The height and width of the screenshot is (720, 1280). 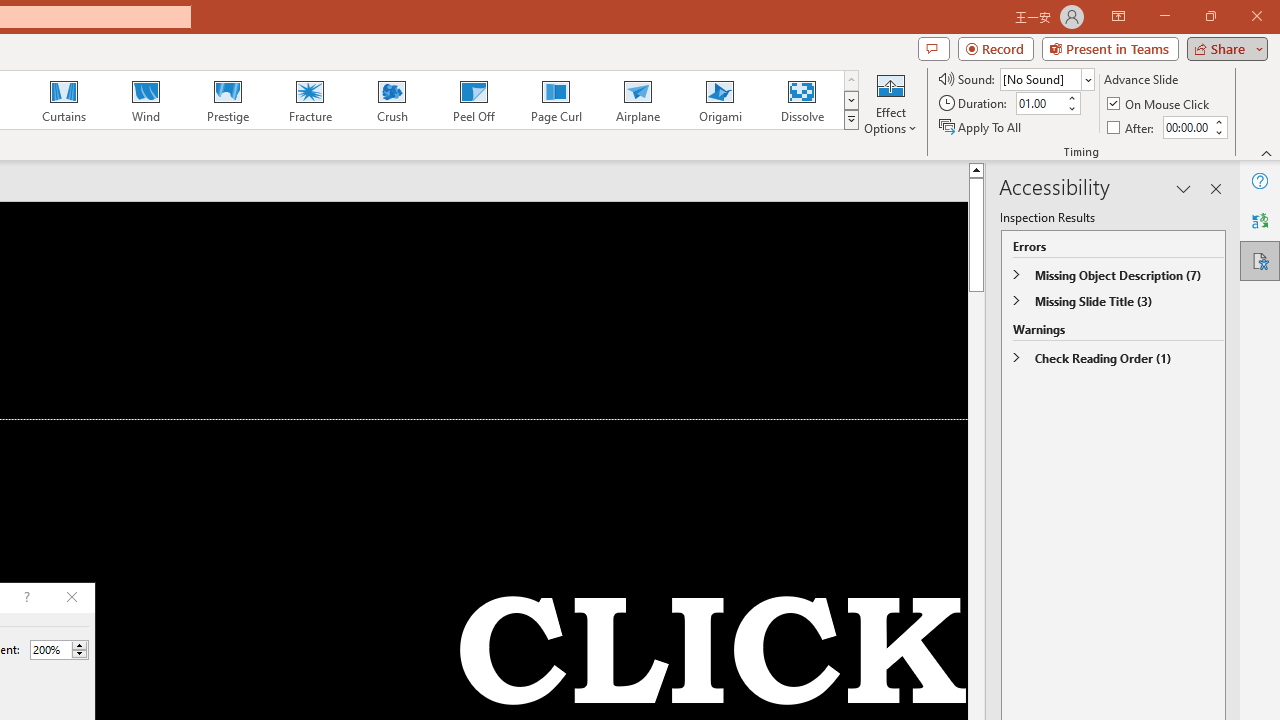 I want to click on 'After', so click(x=1132, y=127).